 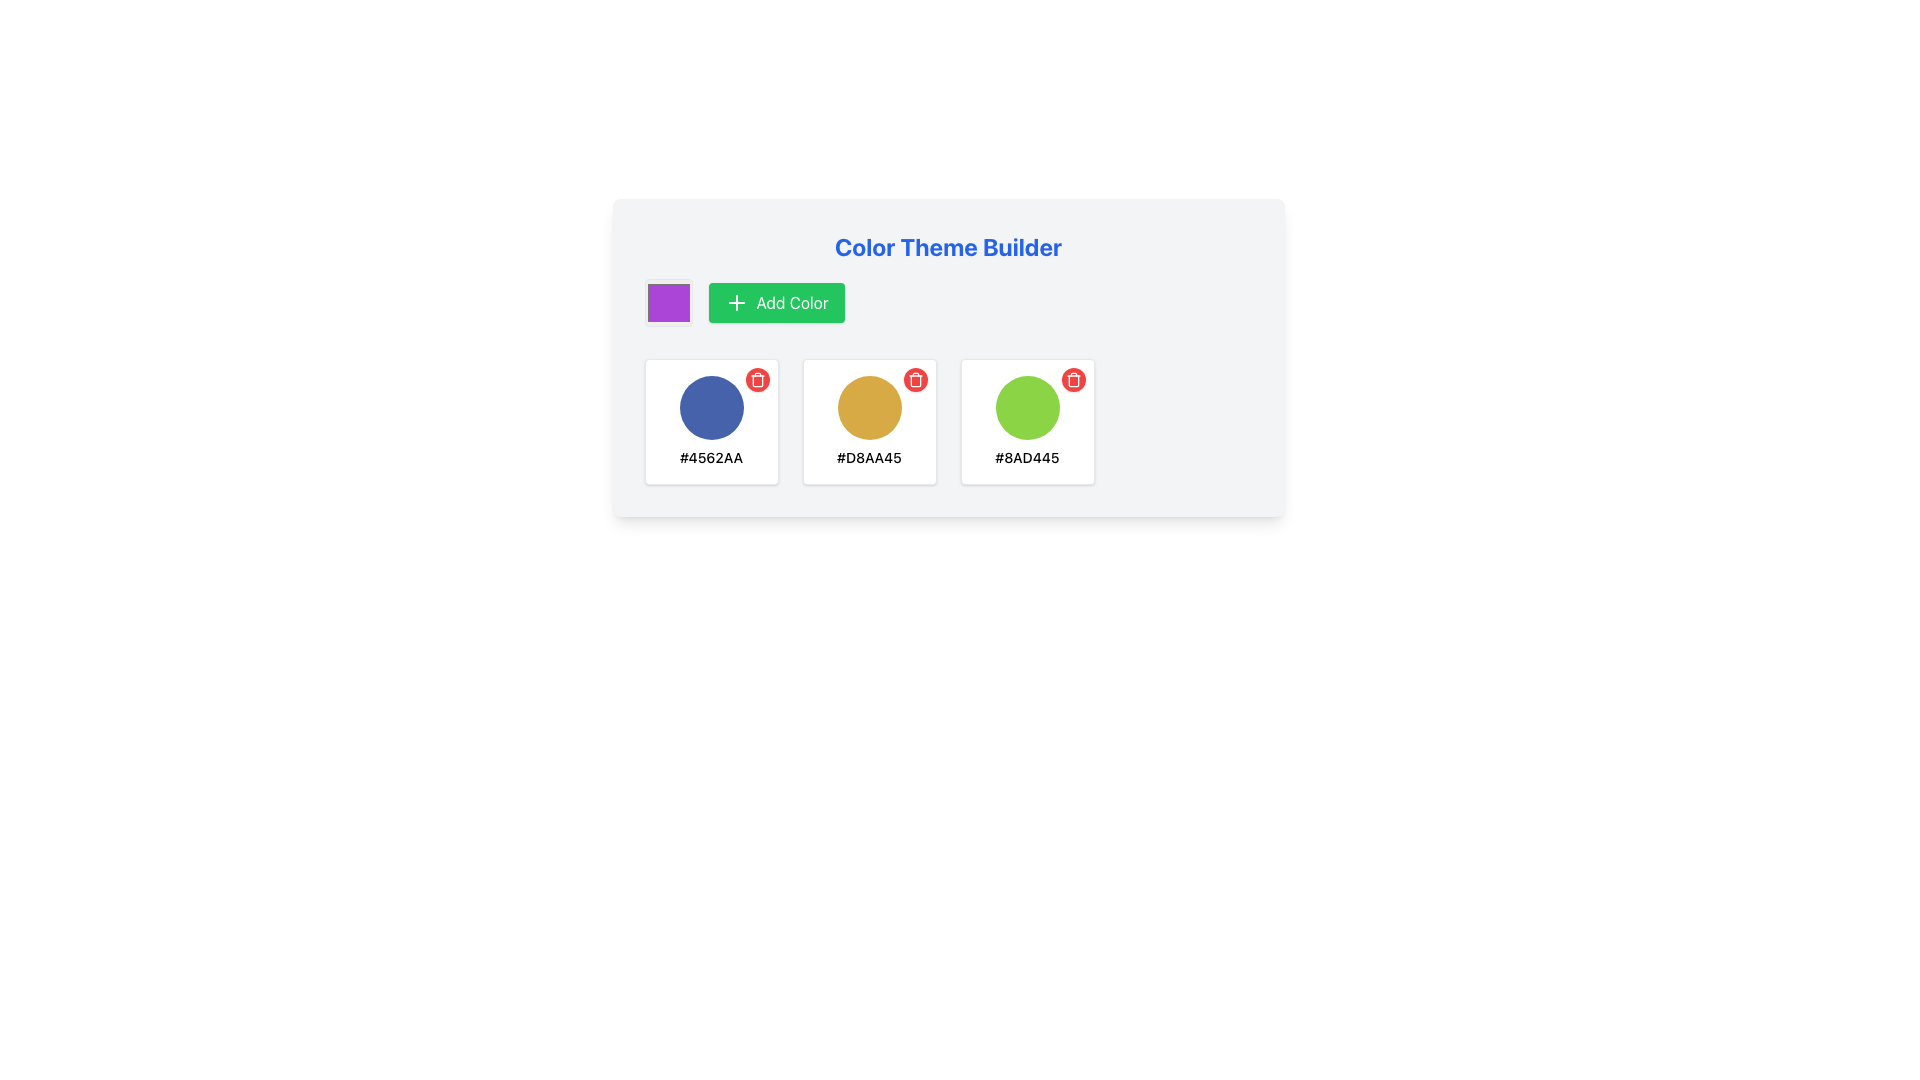 I want to click on the middle vertical component of the trash can icon, which is represented by a curved rectangular shape with rounded edges, located at the top-right section of the card with a green color circle labeled with hex code '#8AD445', so click(x=914, y=381).